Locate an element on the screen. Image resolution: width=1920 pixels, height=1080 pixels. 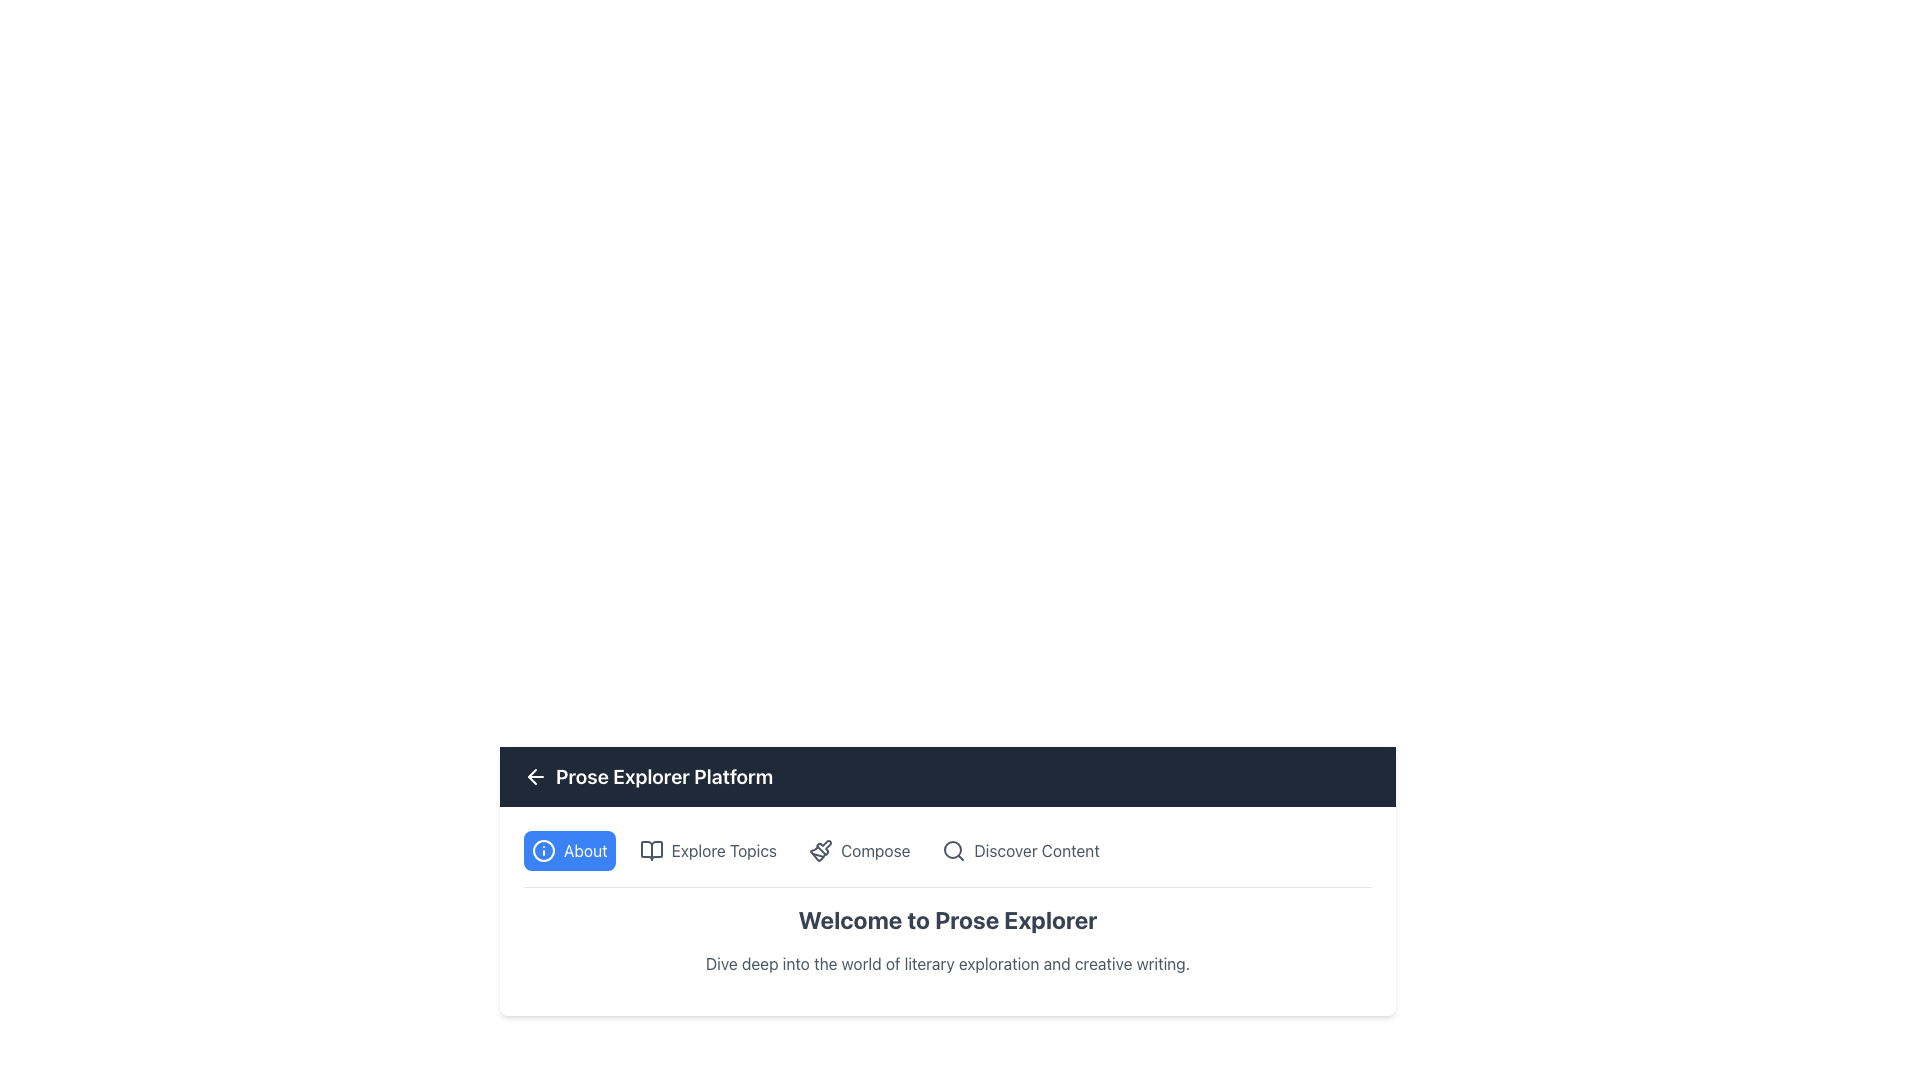
the 'Compose' text label, which is styled with a gray font and located at the end of a horizontal navigation bar is located at coordinates (875, 851).